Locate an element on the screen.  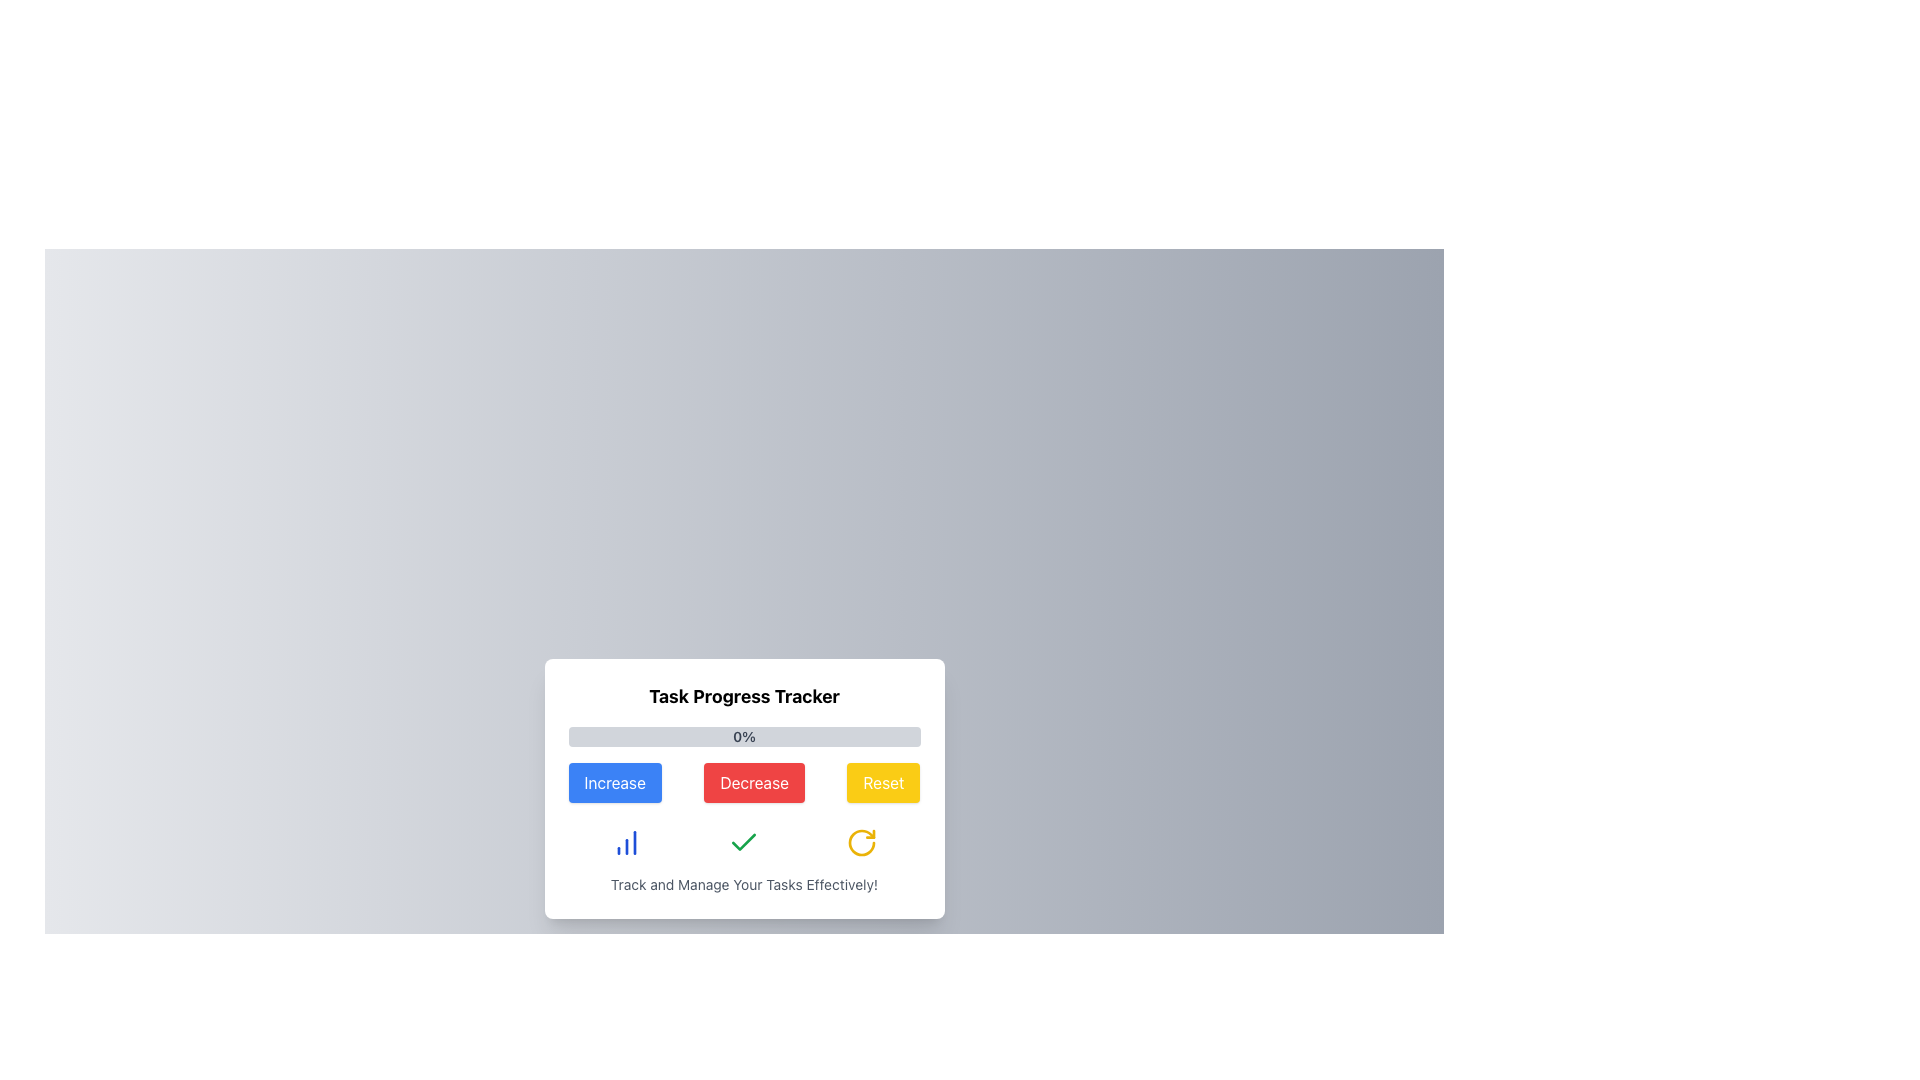
the 'Reset' button located at the rightmost side of a row of three buttons labeled 'Increase', 'Decrease', and 'Reset' is located at coordinates (882, 782).